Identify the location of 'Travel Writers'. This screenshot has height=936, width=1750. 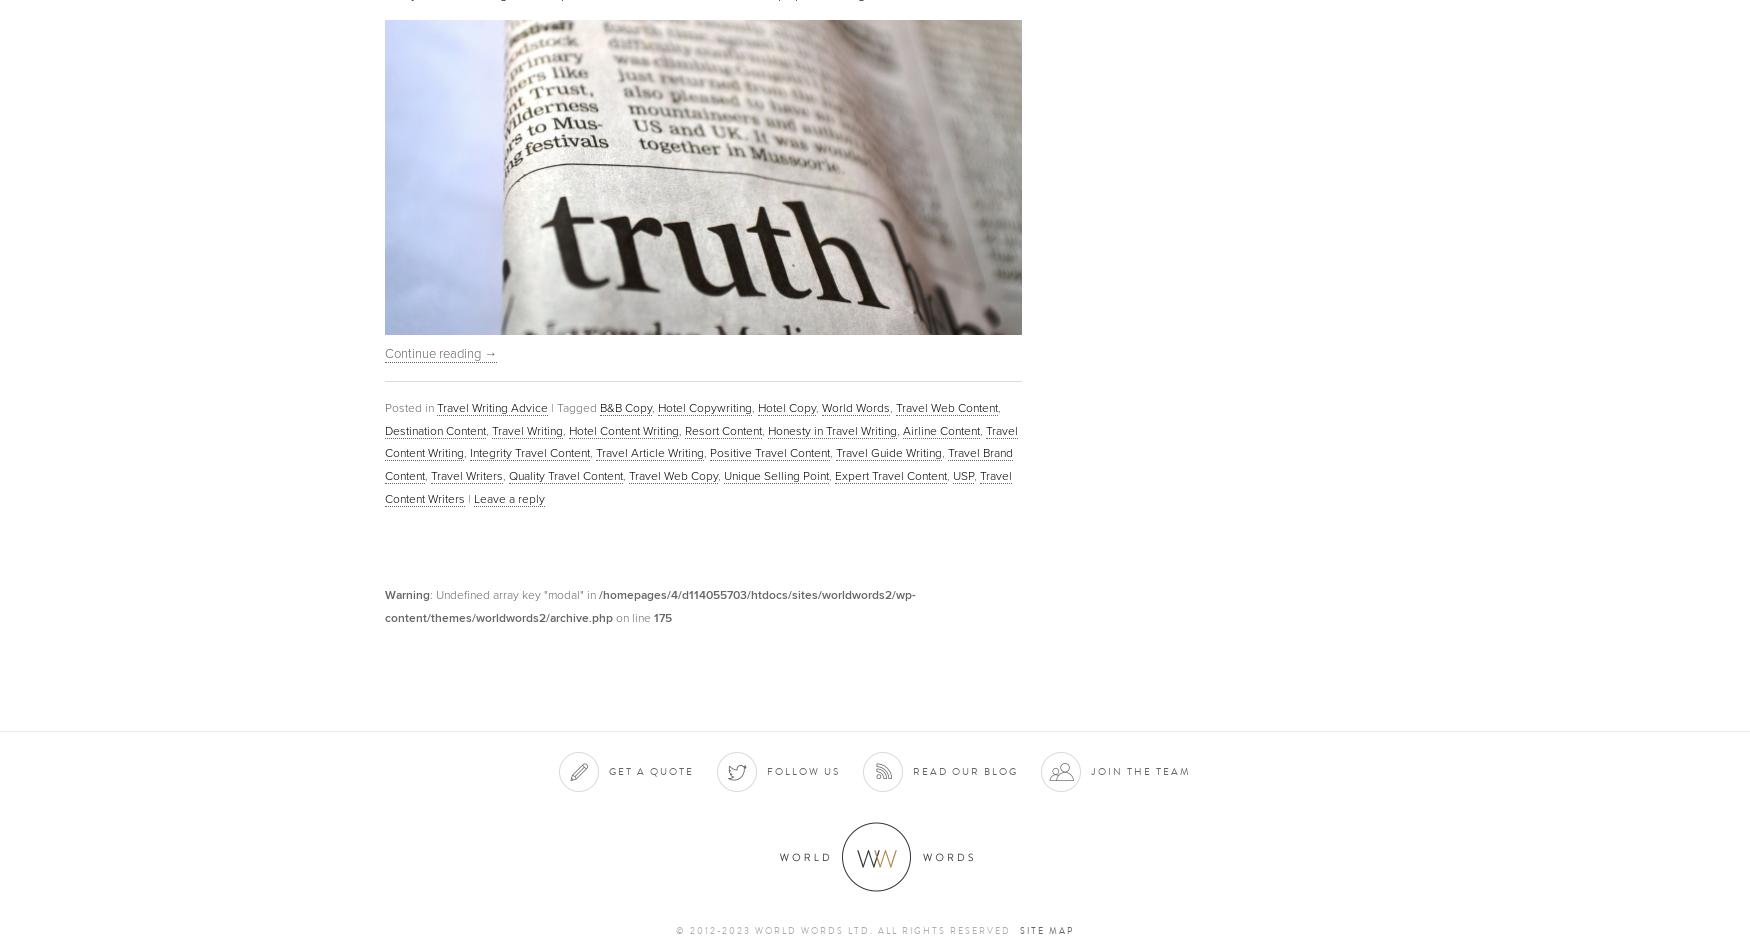
(467, 474).